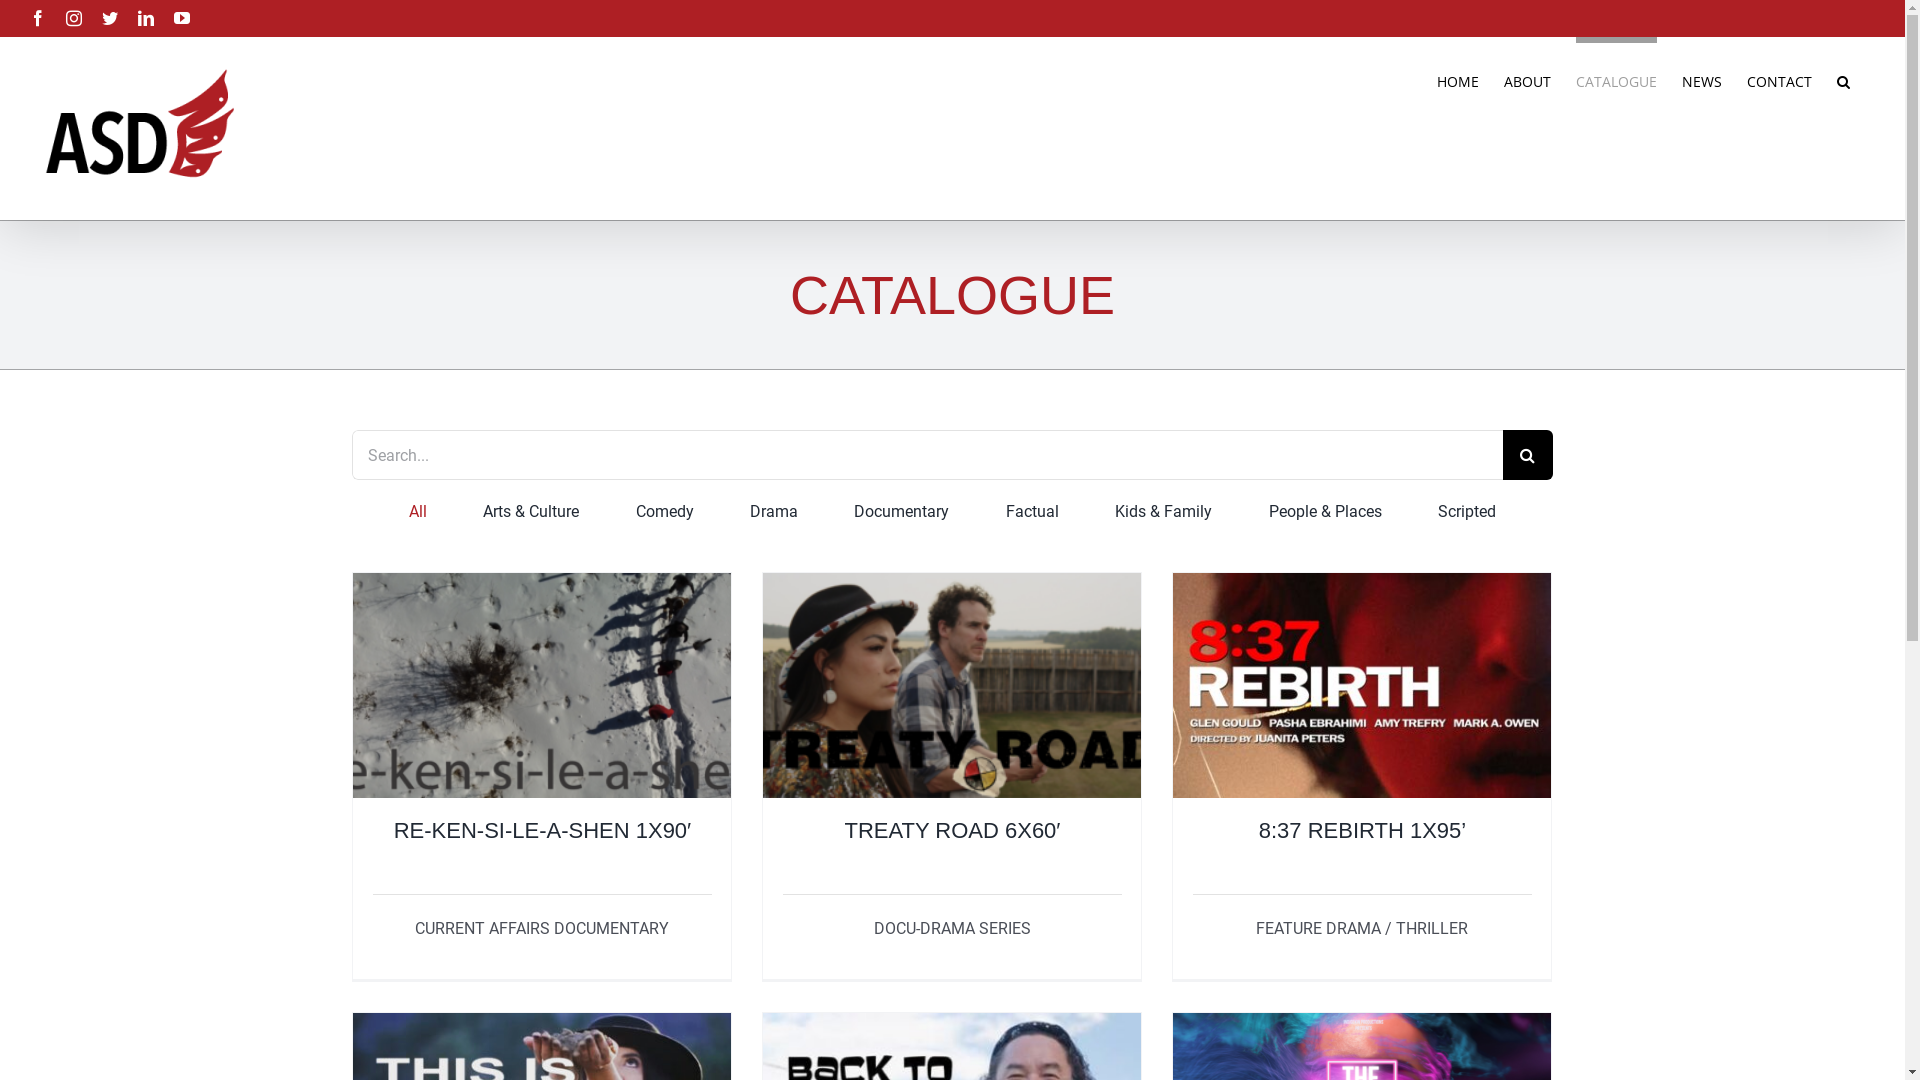 The image size is (1920, 1080). What do you see at coordinates (109, 18) in the screenshot?
I see `'Twitter'` at bounding box center [109, 18].